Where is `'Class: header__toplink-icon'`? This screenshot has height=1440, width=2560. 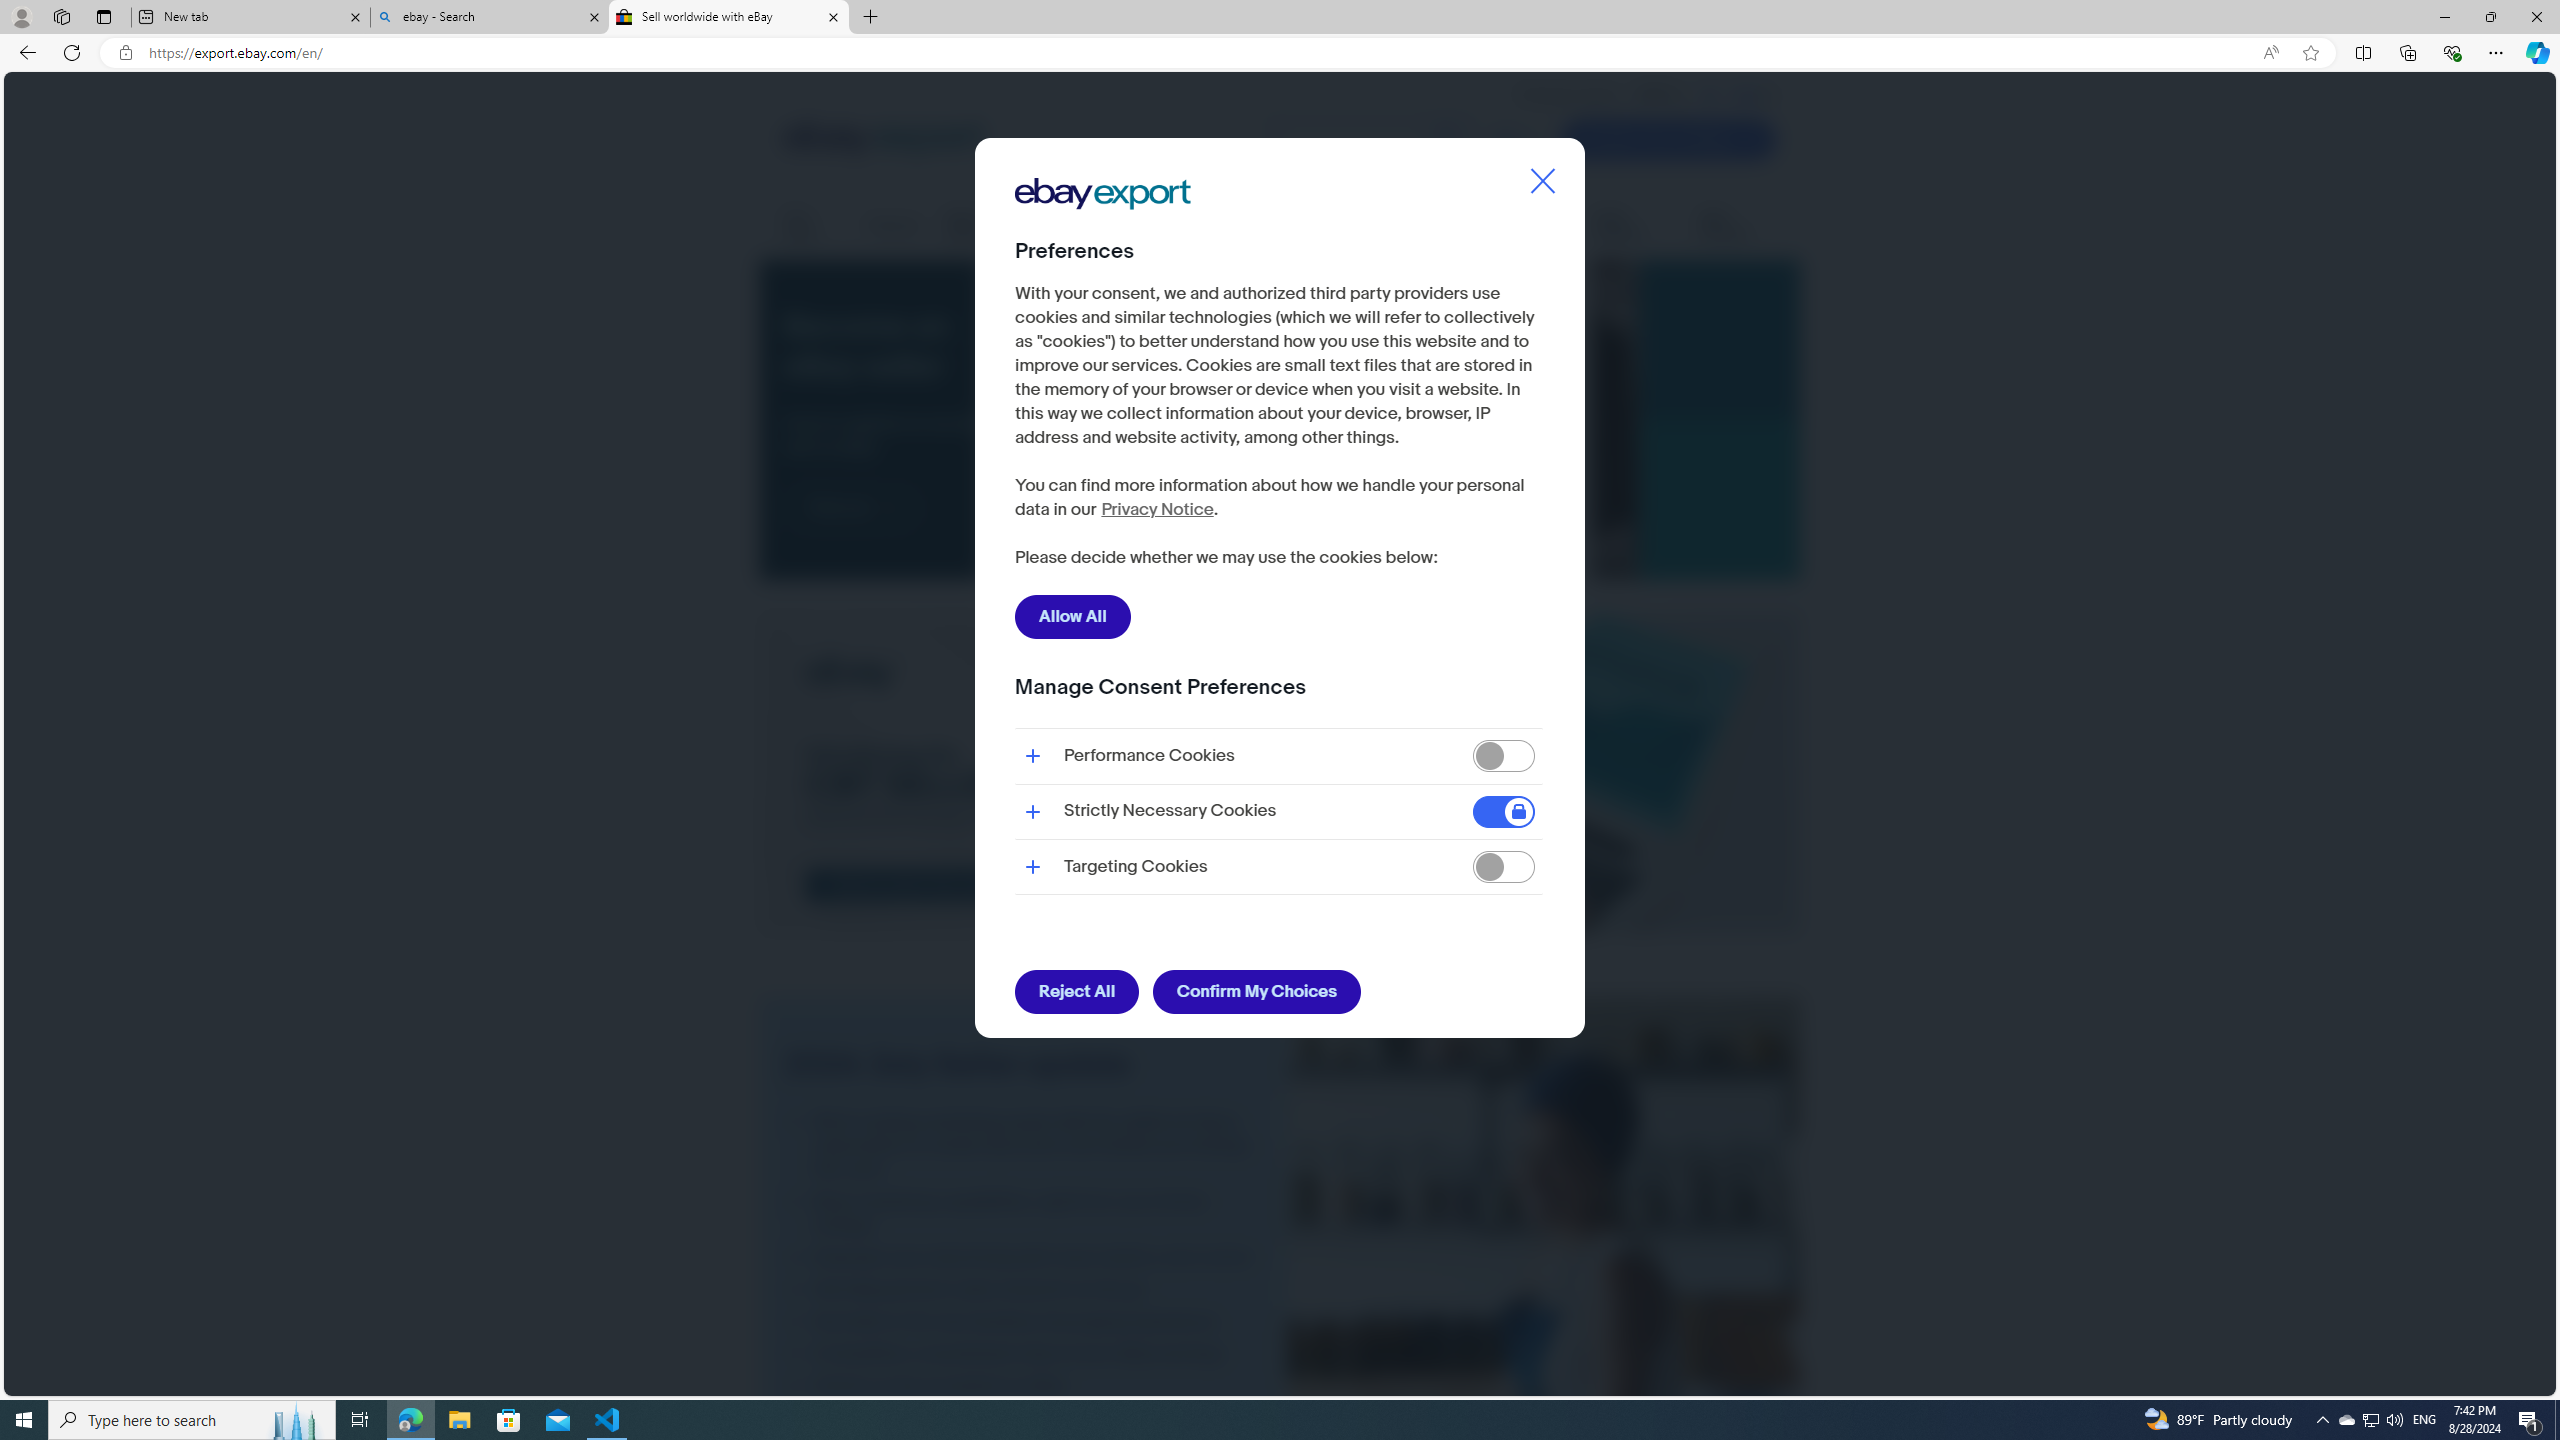 'Class: header__toplink-icon' is located at coordinates (1768, 95).